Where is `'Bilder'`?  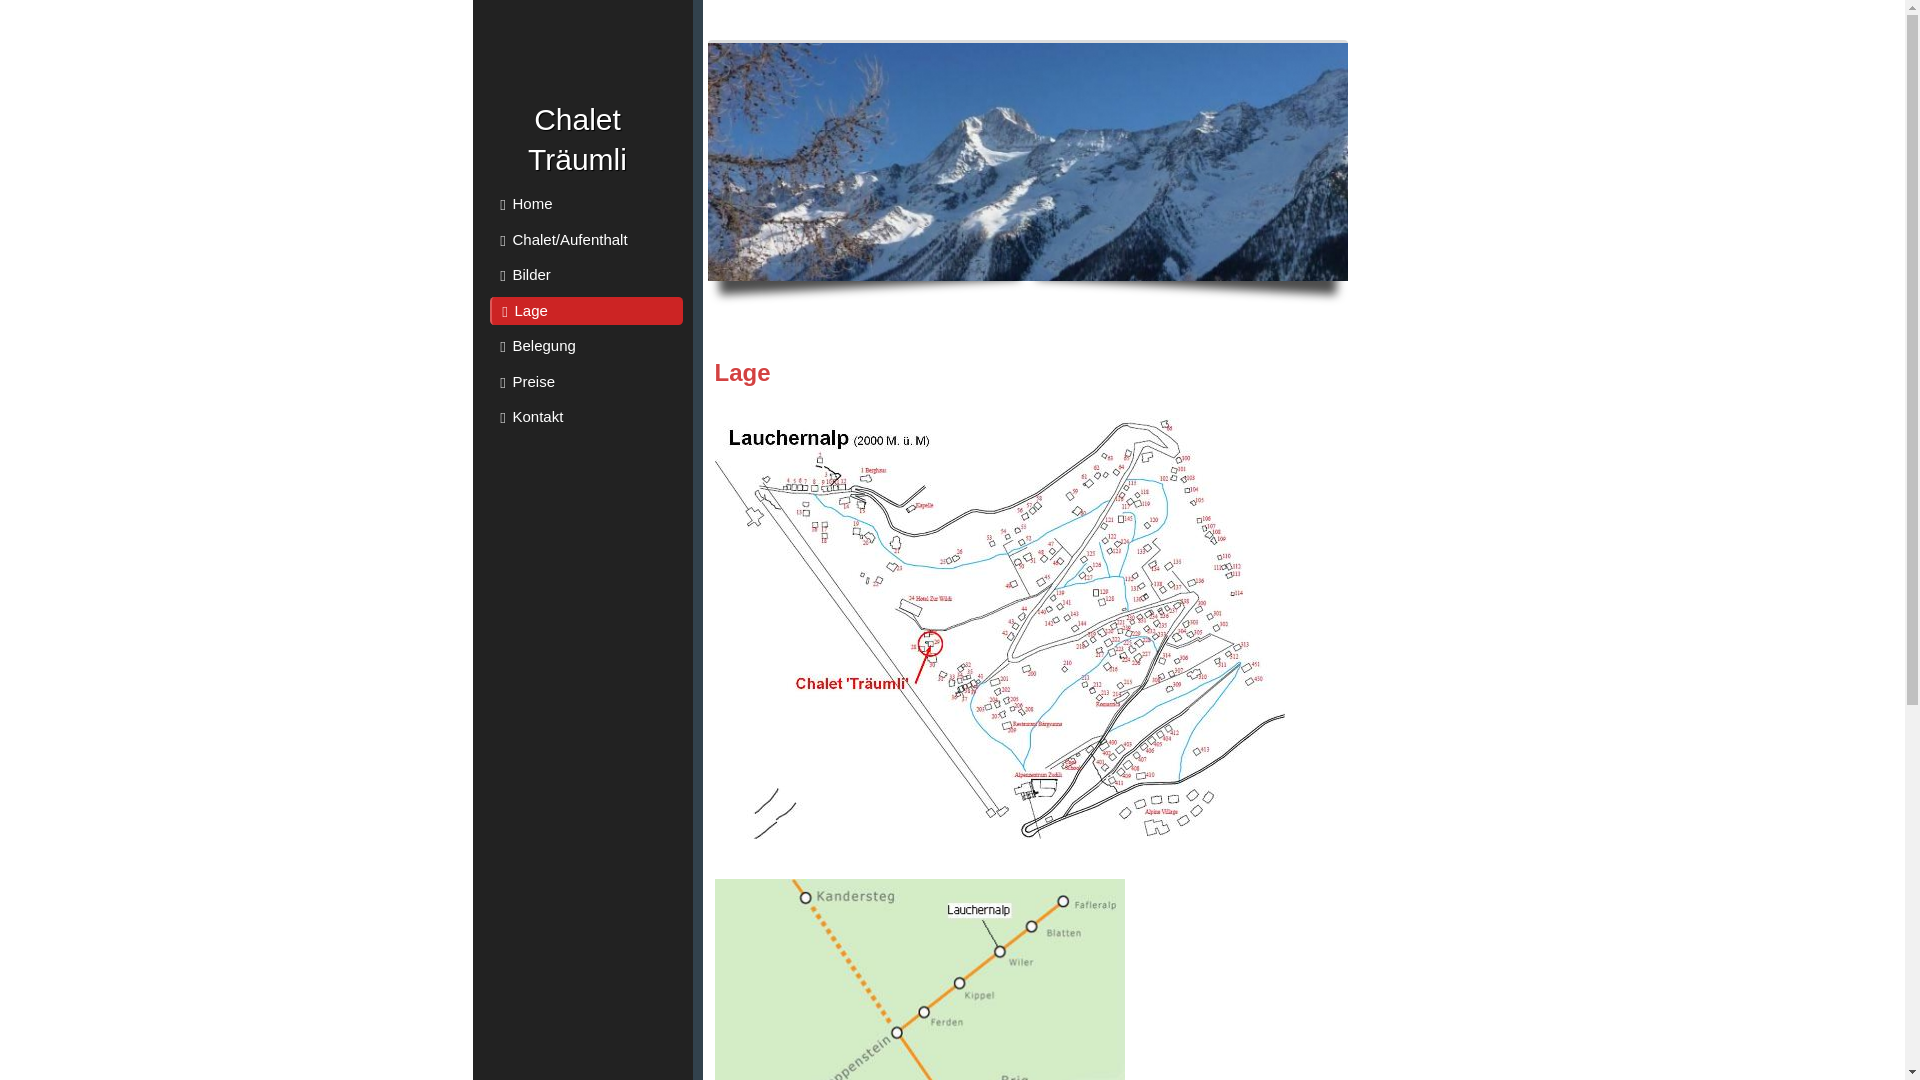
'Bilder' is located at coordinates (585, 274).